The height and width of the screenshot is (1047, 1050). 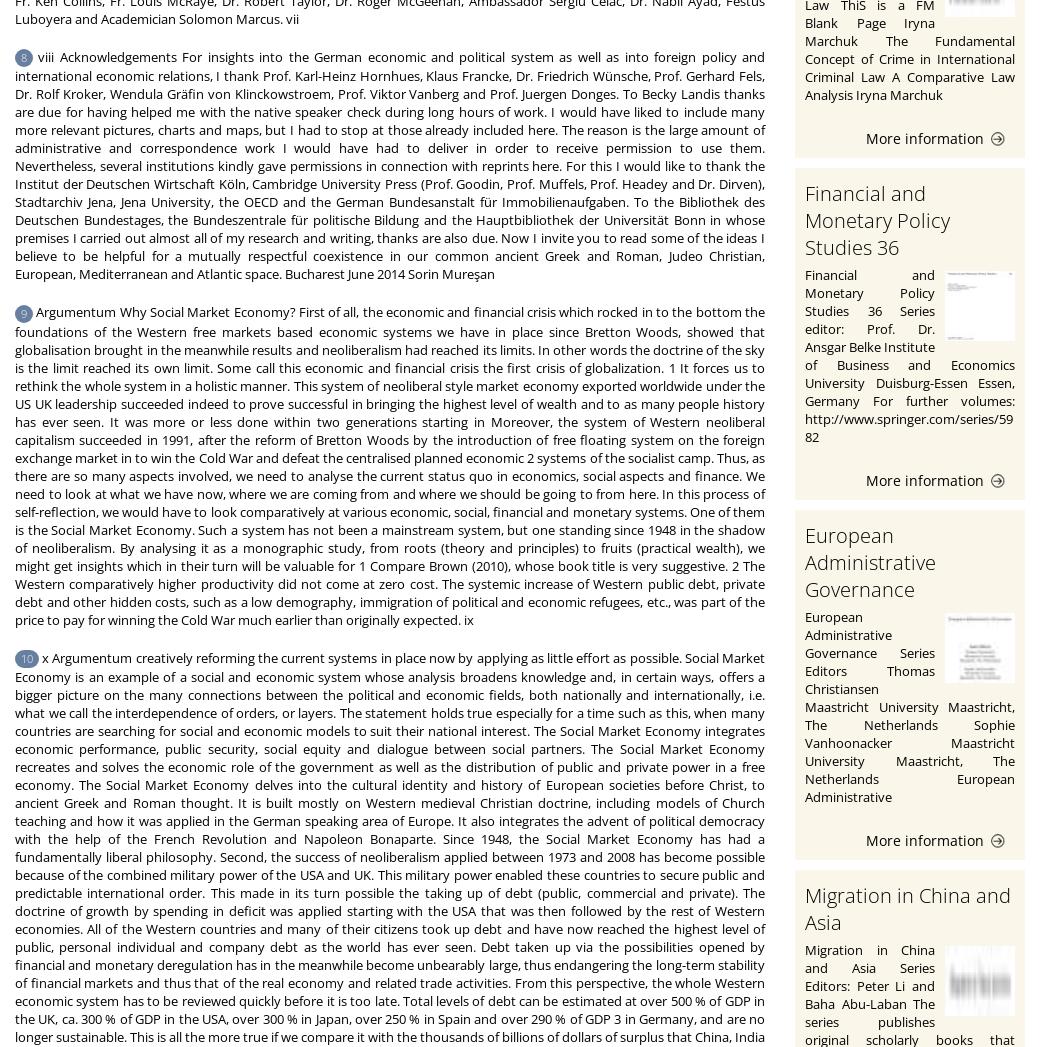 I want to click on 'European Administrative Governance Series Editors Thomas Christiansen Maastricht University Maastricht, The Netherlands Sophie Vanhoonacker Maastricht University Maastricht, The Netherlands European Administrative', so click(x=910, y=704).